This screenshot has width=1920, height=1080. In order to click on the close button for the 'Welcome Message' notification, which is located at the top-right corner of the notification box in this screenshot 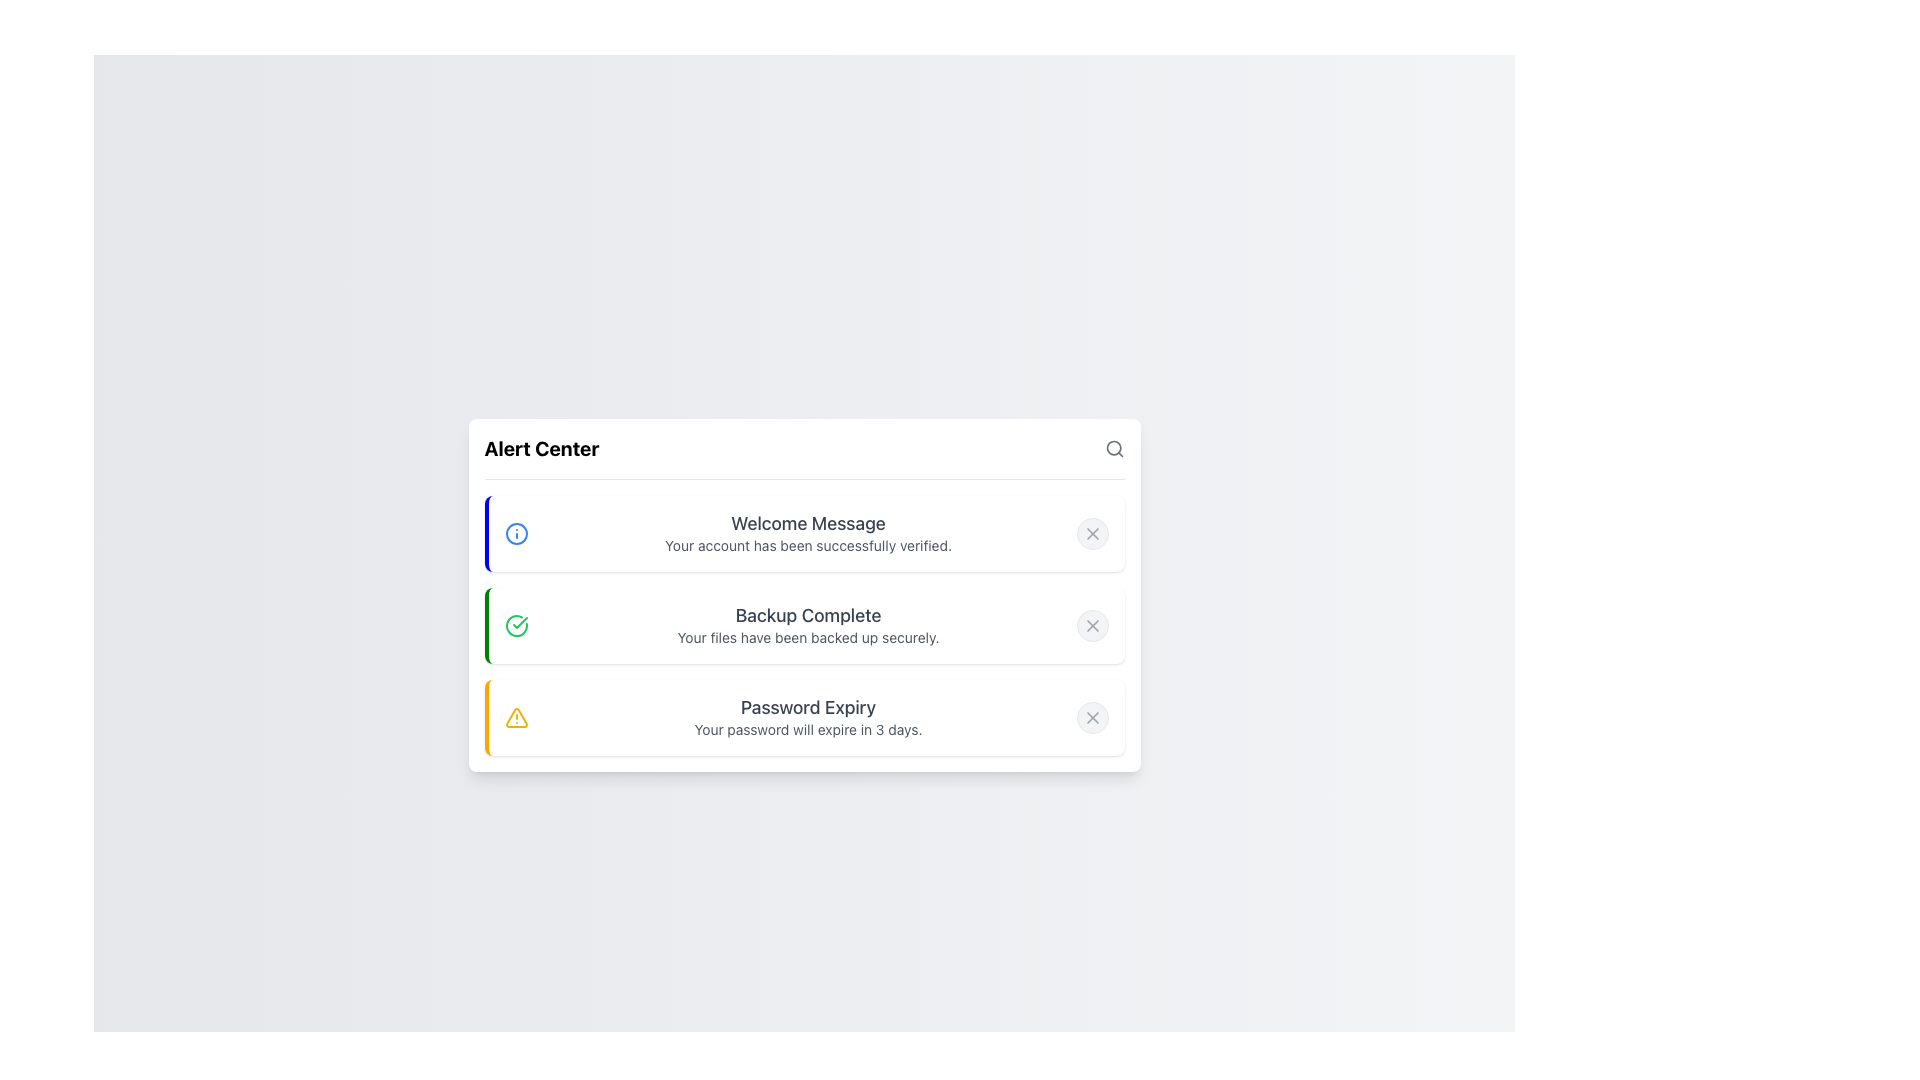, I will do `click(1091, 532)`.